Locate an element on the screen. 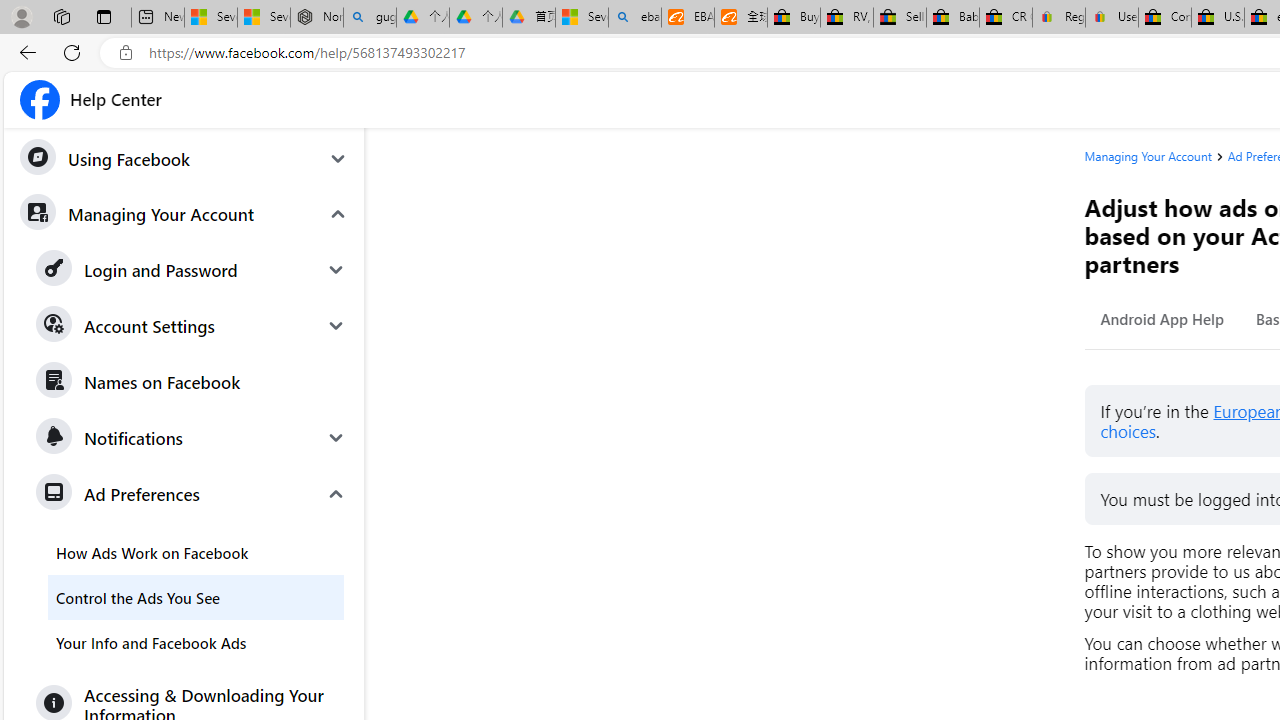 Image resolution: width=1280 pixels, height=720 pixels. 'U.S. State Privacy Disclosures - eBay Inc.' is located at coordinates (1216, 17).